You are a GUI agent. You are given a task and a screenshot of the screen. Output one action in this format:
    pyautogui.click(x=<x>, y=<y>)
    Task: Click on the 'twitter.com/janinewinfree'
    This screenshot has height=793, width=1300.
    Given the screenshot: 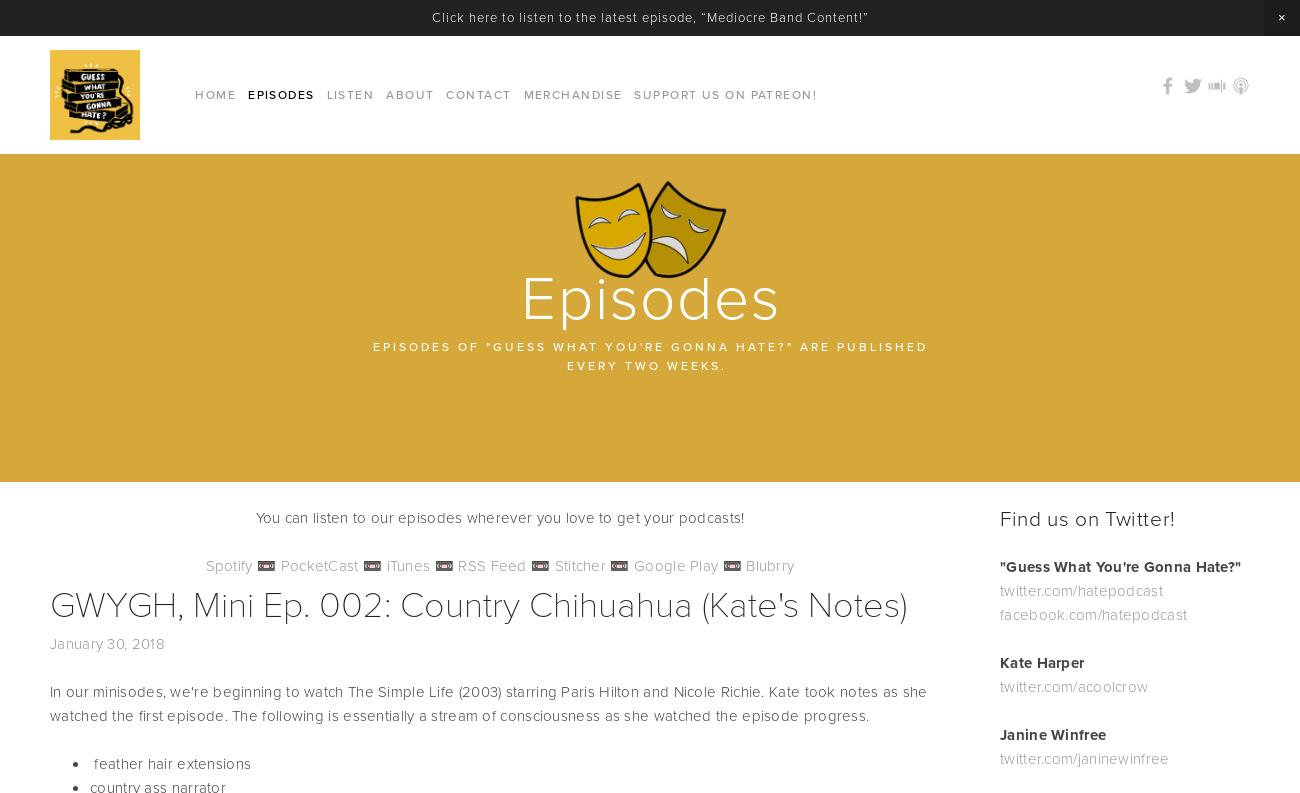 What is the action you would take?
    pyautogui.click(x=1083, y=758)
    